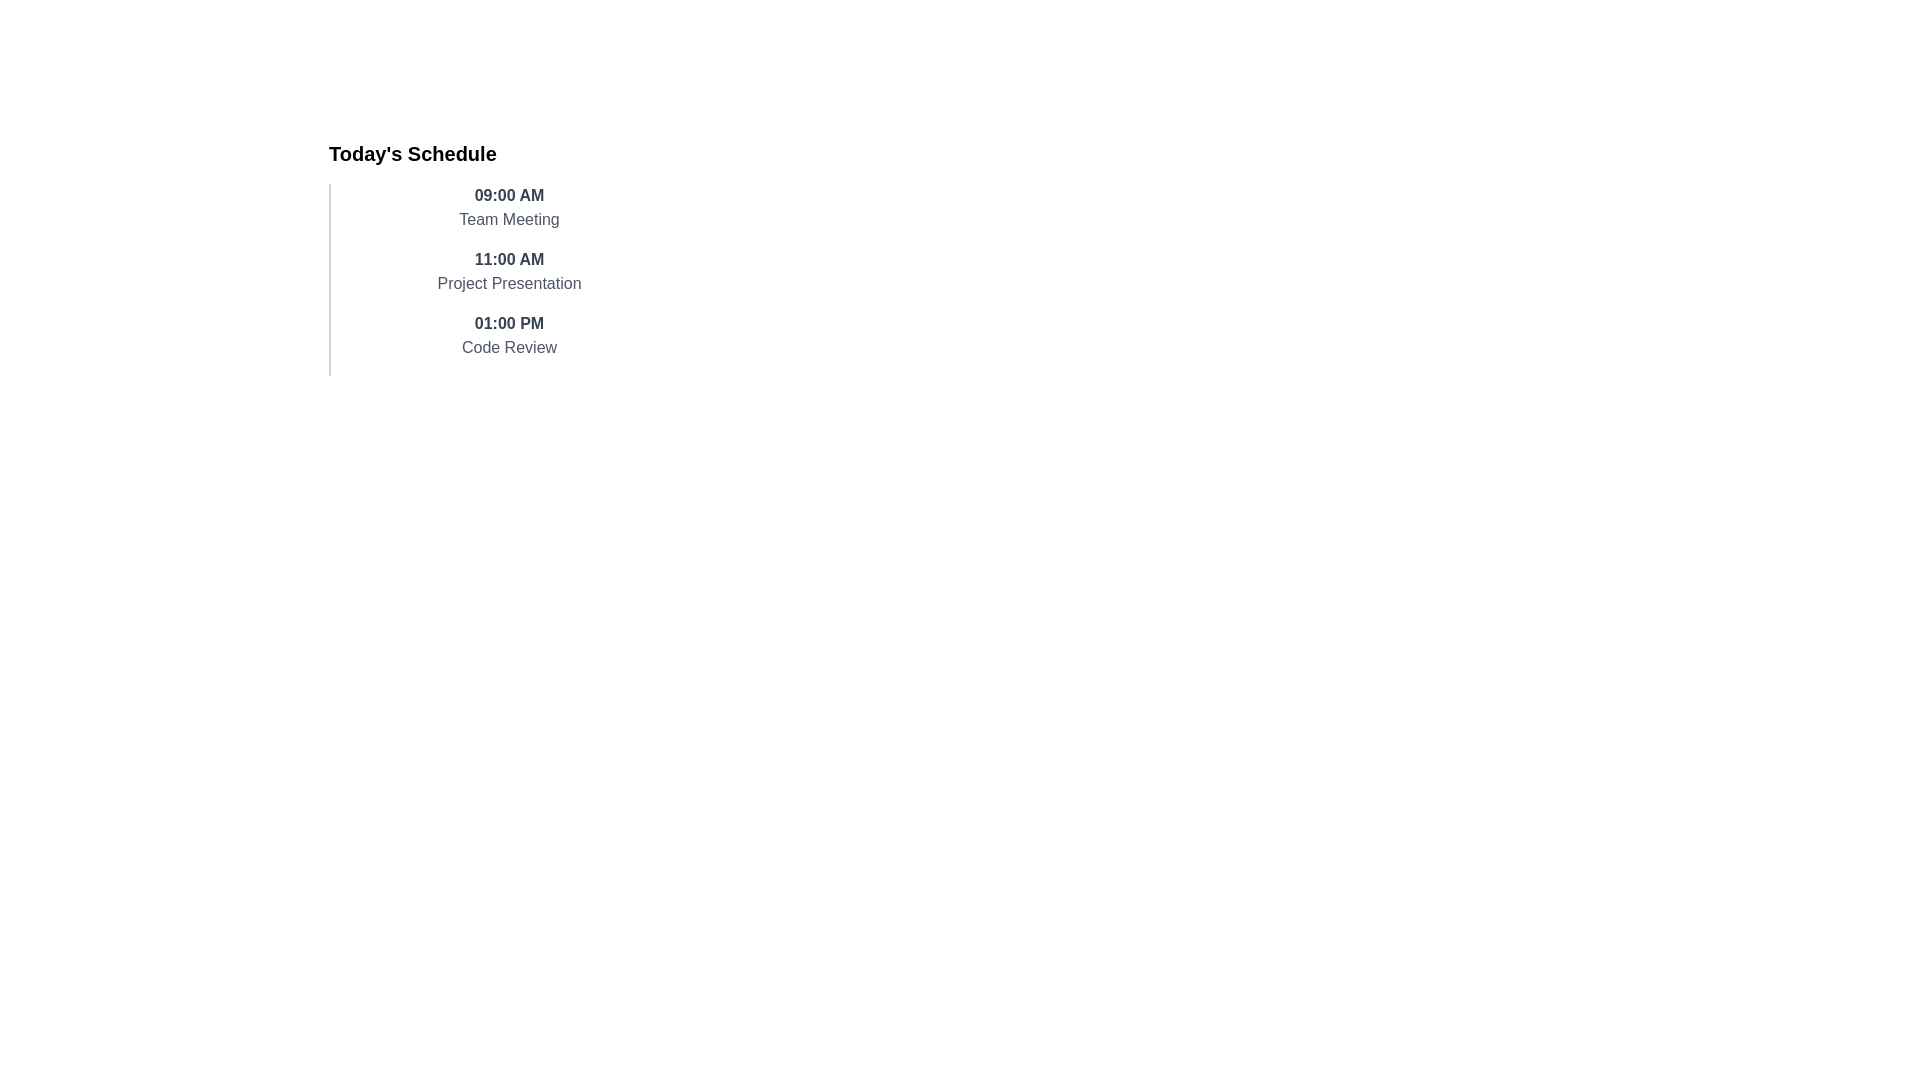 The image size is (1920, 1080). Describe the element at coordinates (509, 272) in the screenshot. I see `the text block that displays the time '11:00 AM' and the event title 'Project Presentation', which is the second appointment entry in the schedule` at that location.